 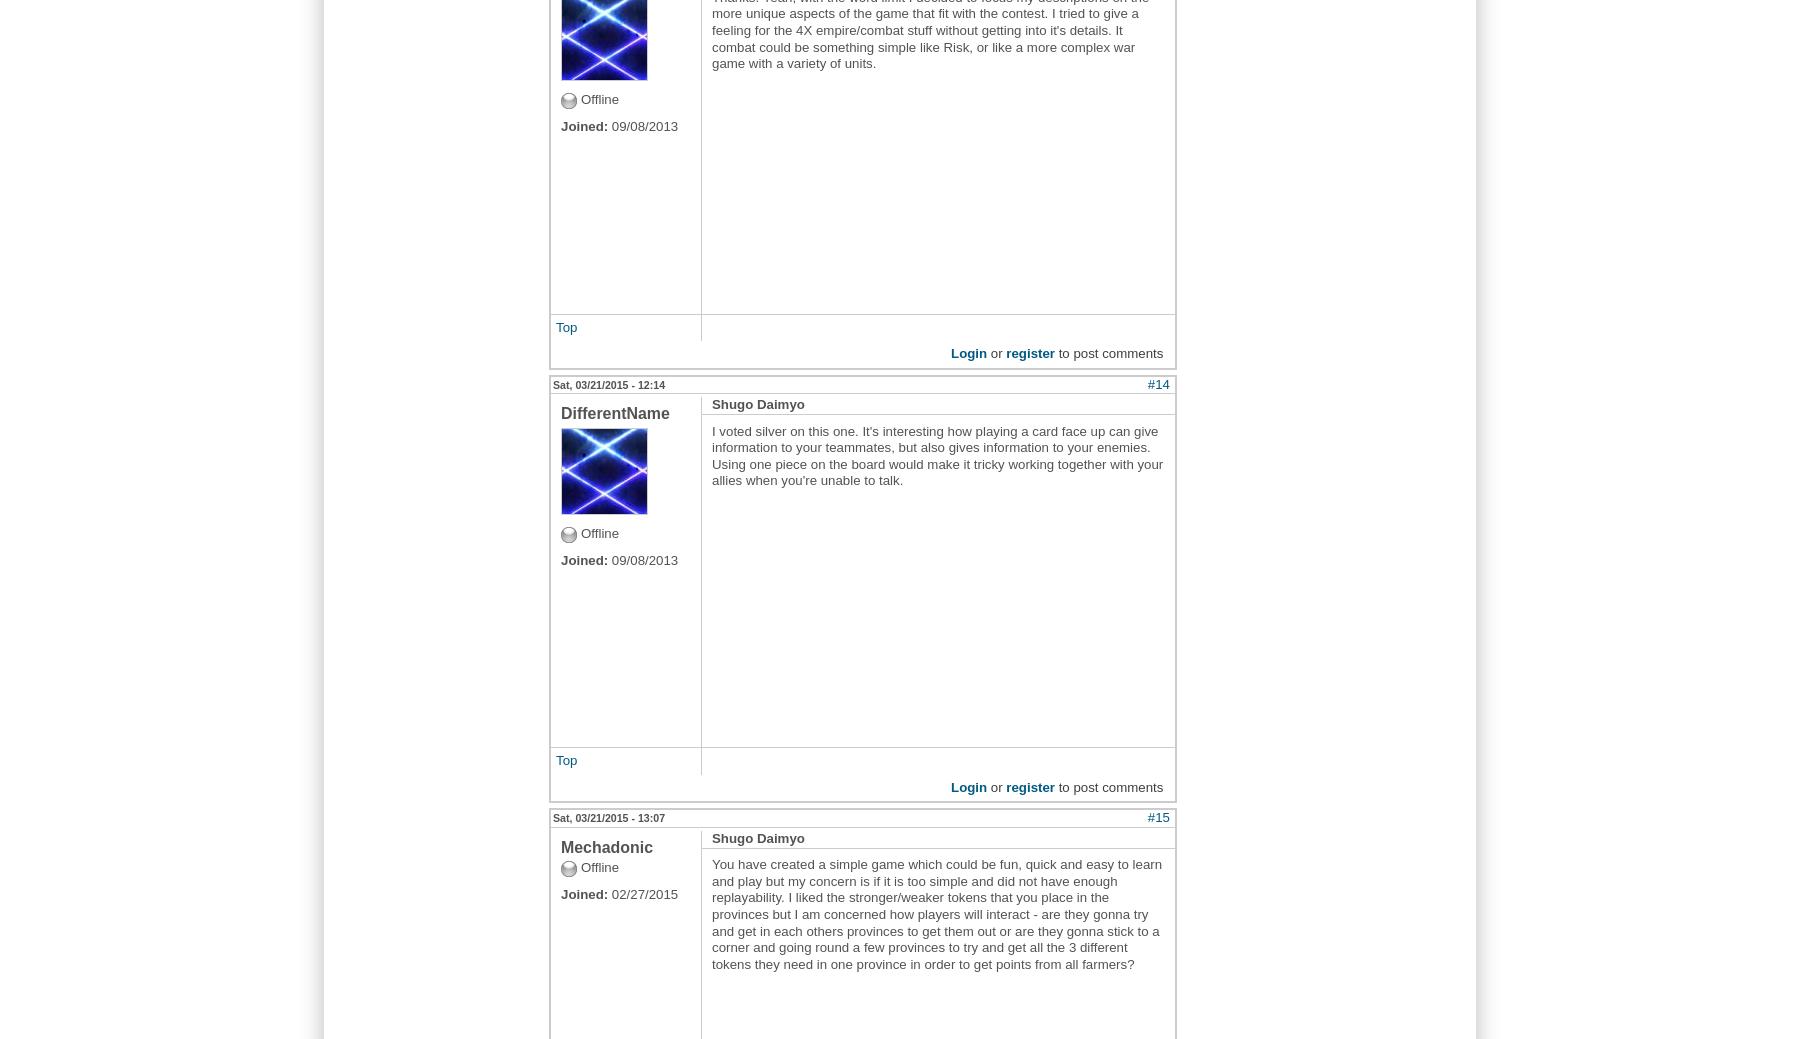 What do you see at coordinates (608, 817) in the screenshot?
I see `'Sat, 03/21/2015 - 13:07'` at bounding box center [608, 817].